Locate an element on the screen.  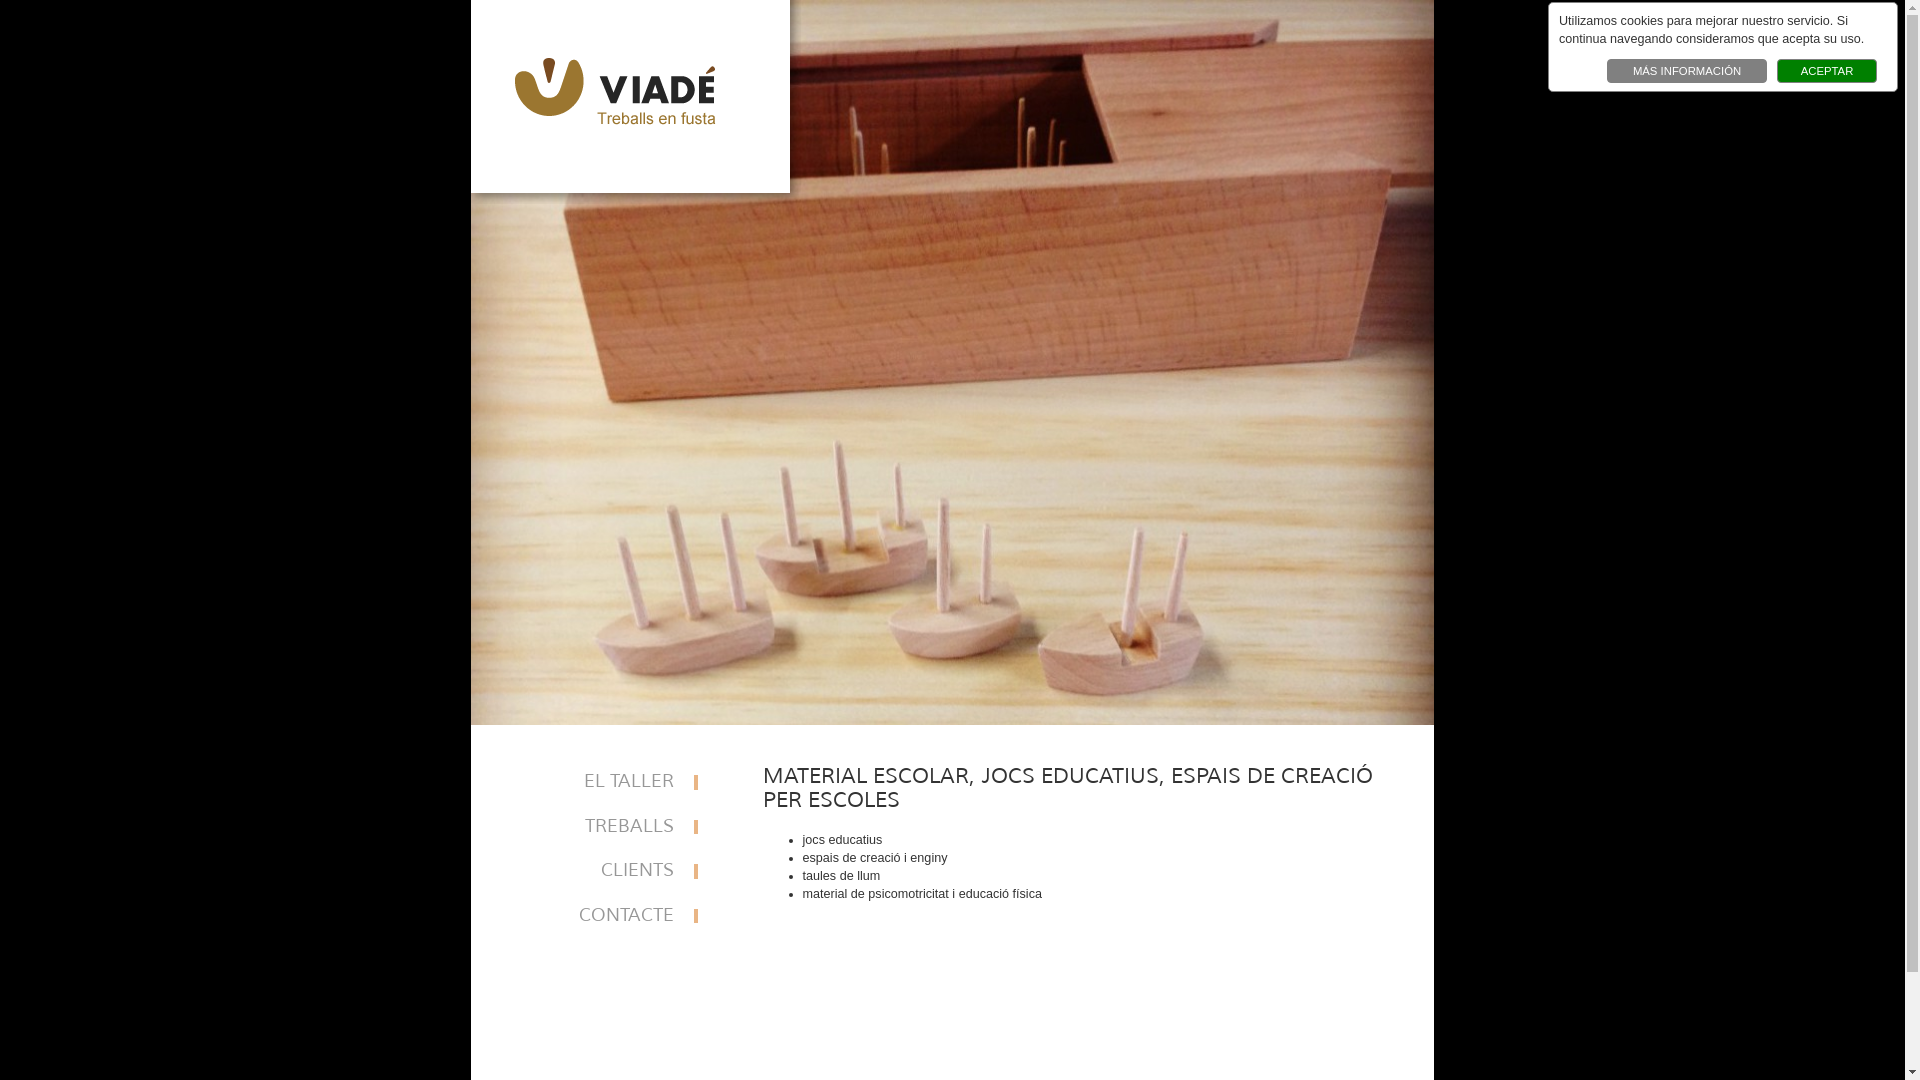
'EL TALLER' is located at coordinates (610, 781).